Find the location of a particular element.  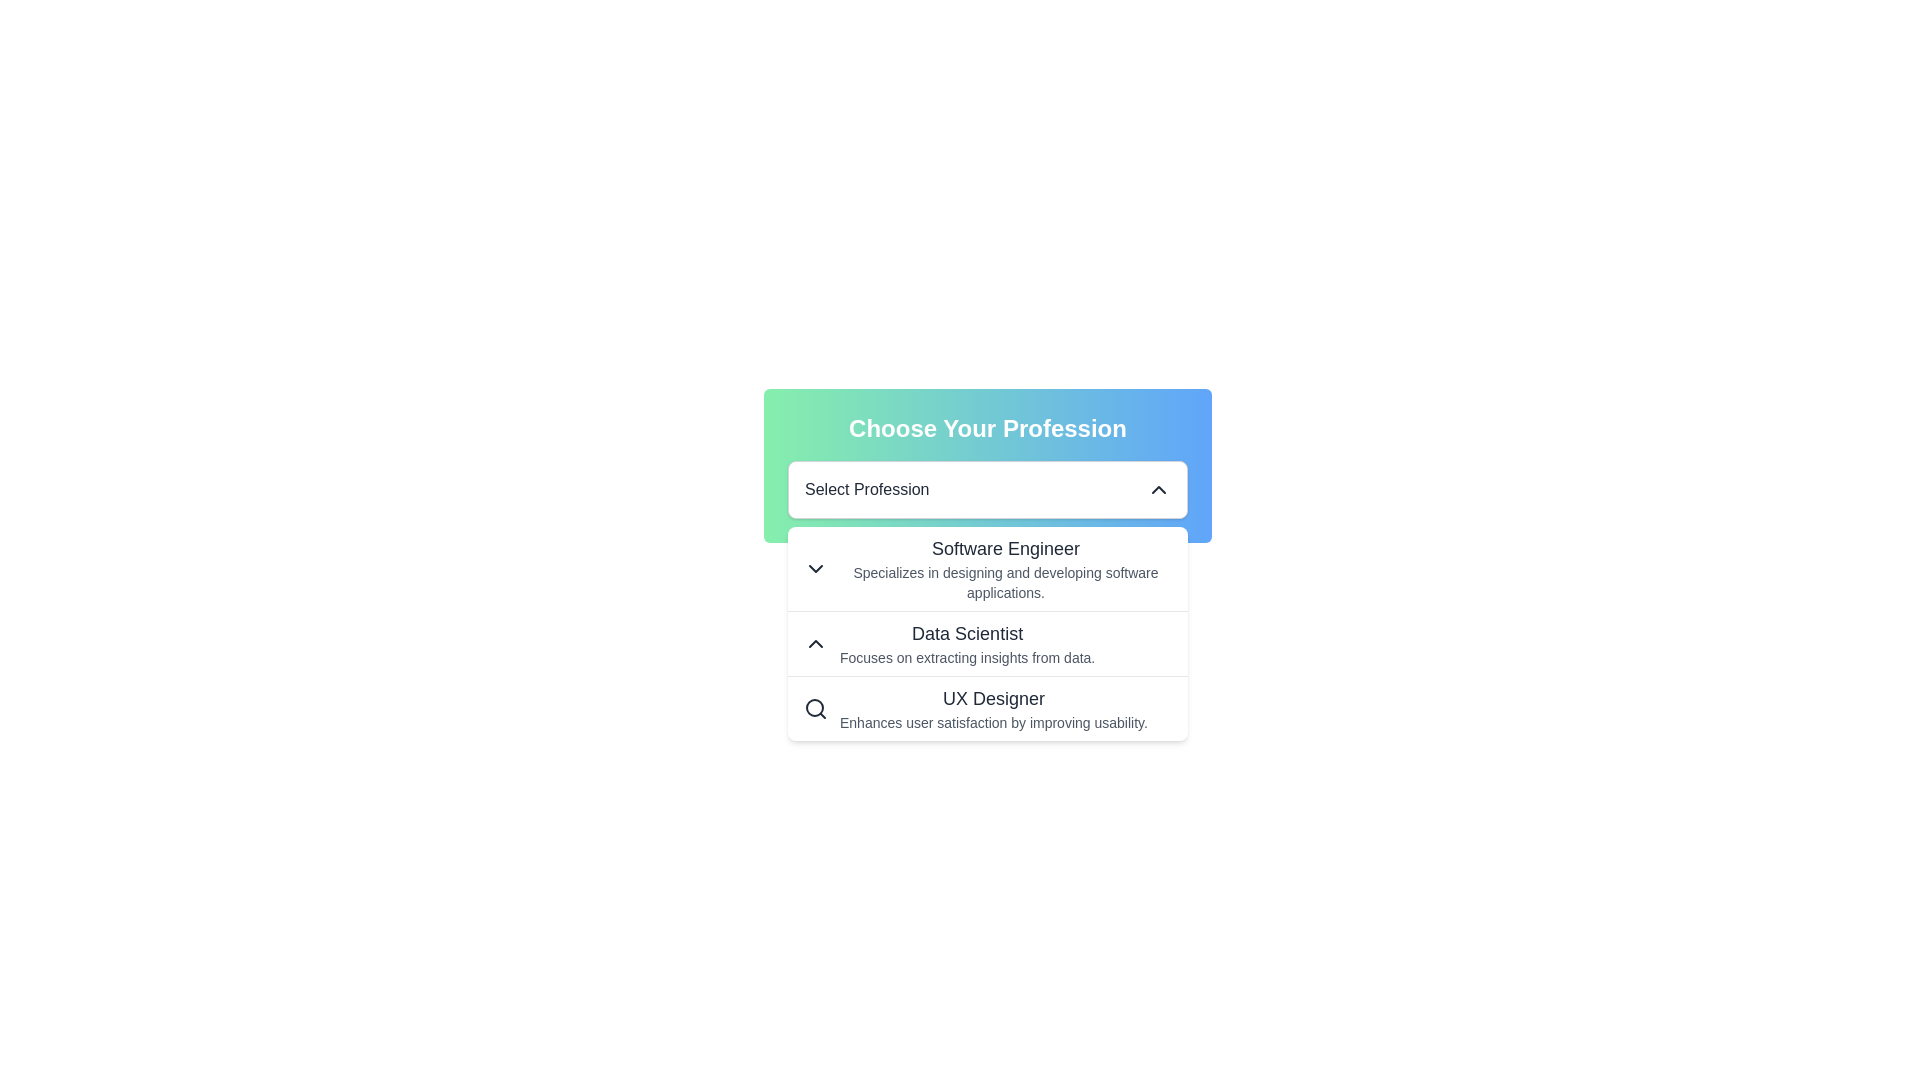

the 'Data Scientist' option in the dropdown menu is located at coordinates (967, 644).